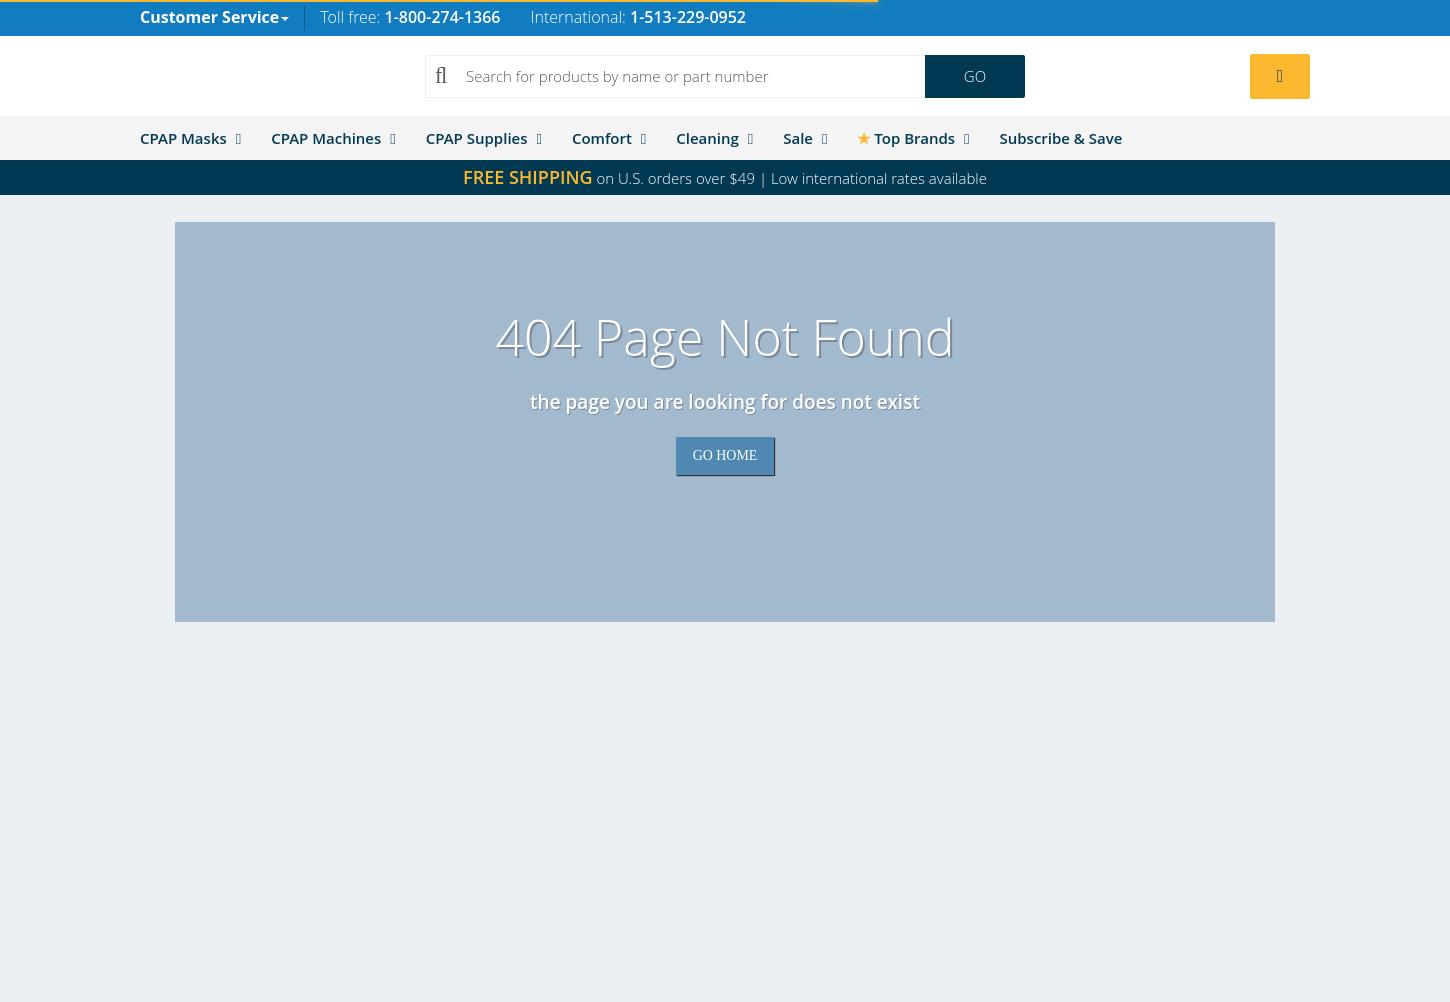 This screenshot has width=1450, height=1002. What do you see at coordinates (1060, 135) in the screenshot?
I see `'Subscribe & Save'` at bounding box center [1060, 135].